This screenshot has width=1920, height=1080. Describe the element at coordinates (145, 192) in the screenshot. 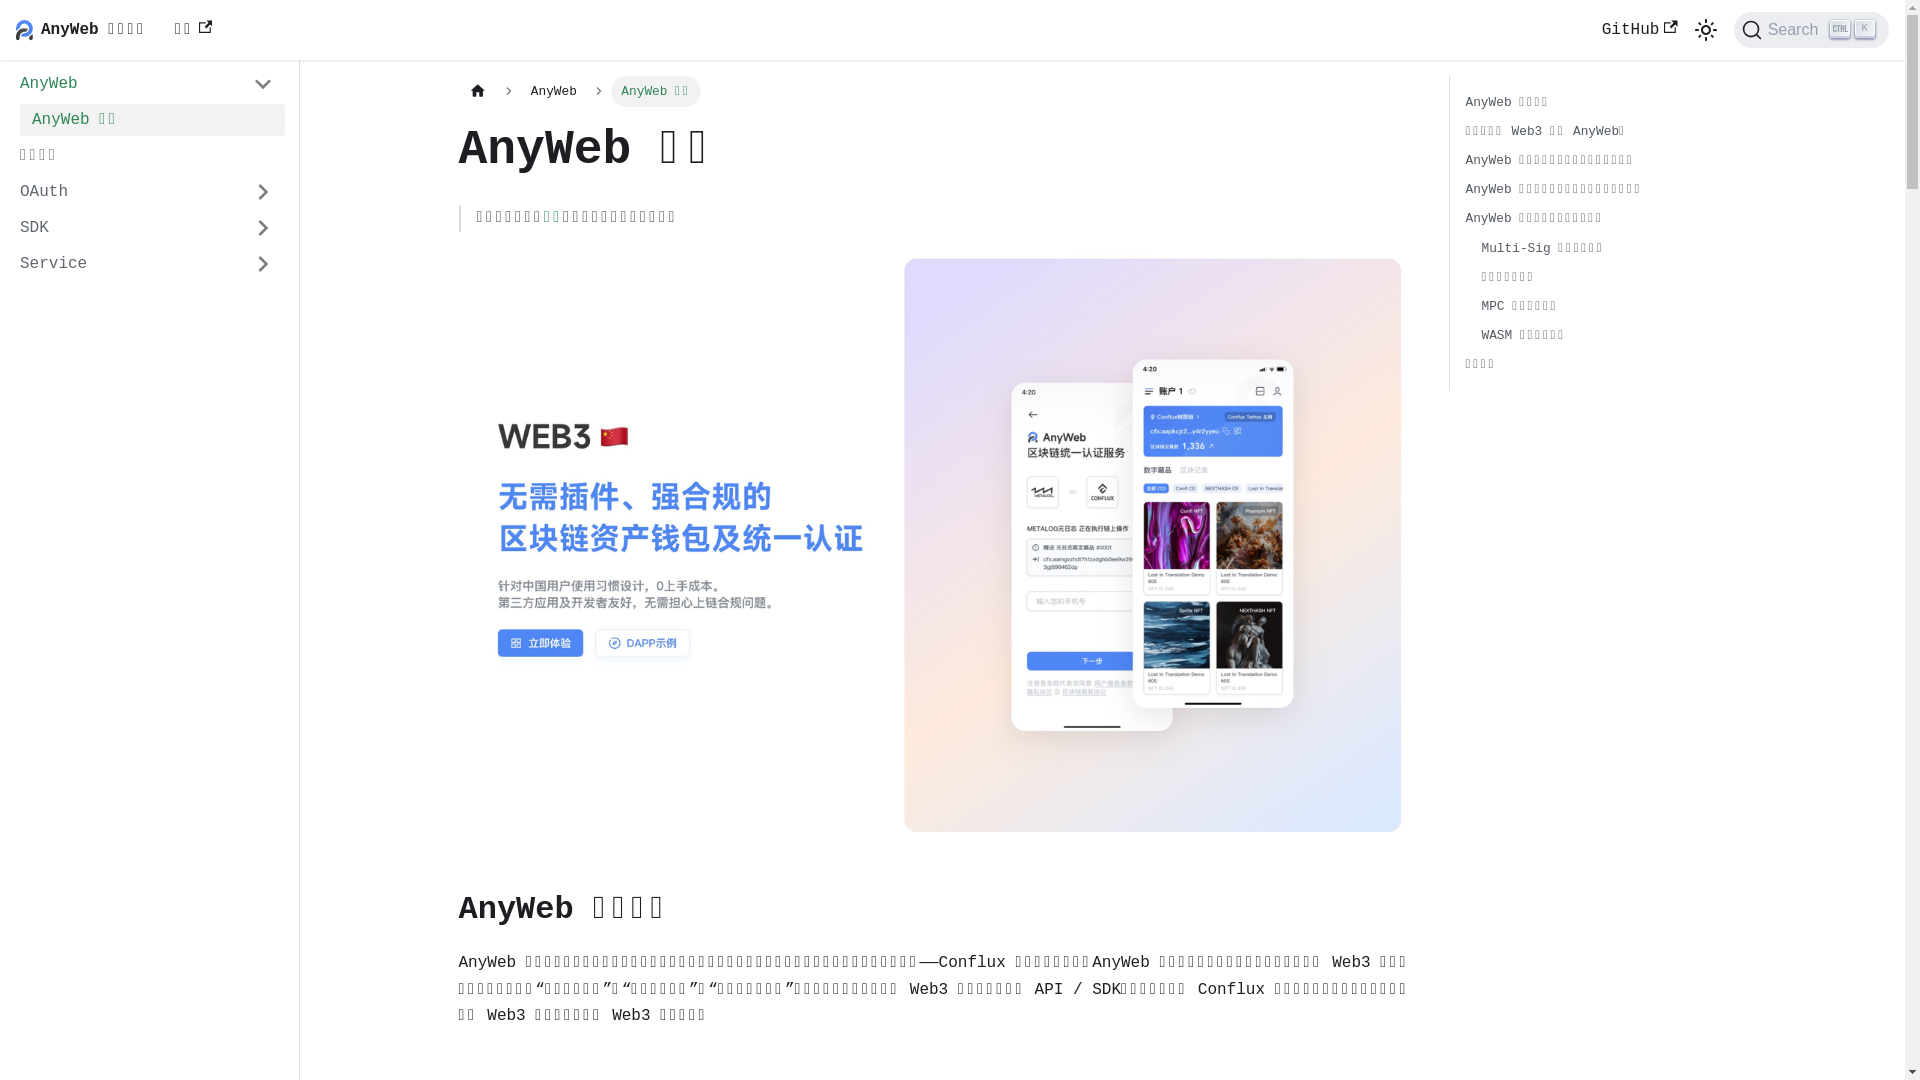

I see `'OAuth'` at that location.